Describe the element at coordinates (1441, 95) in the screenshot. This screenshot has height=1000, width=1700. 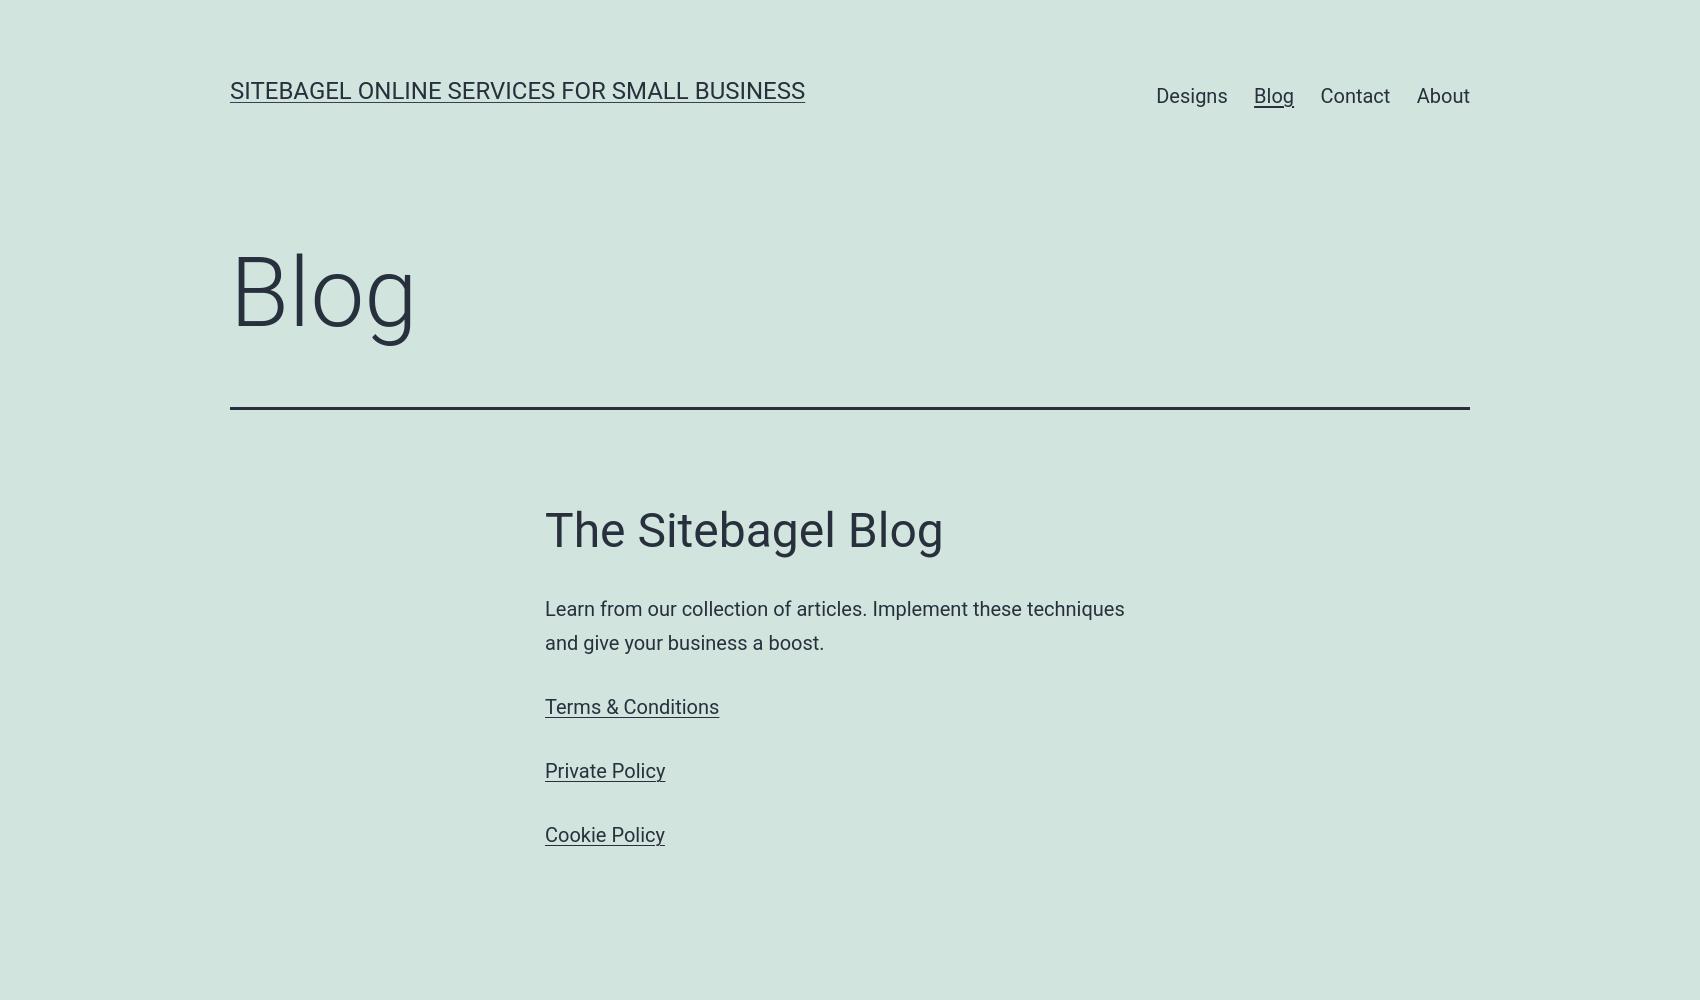
I see `'About'` at that location.